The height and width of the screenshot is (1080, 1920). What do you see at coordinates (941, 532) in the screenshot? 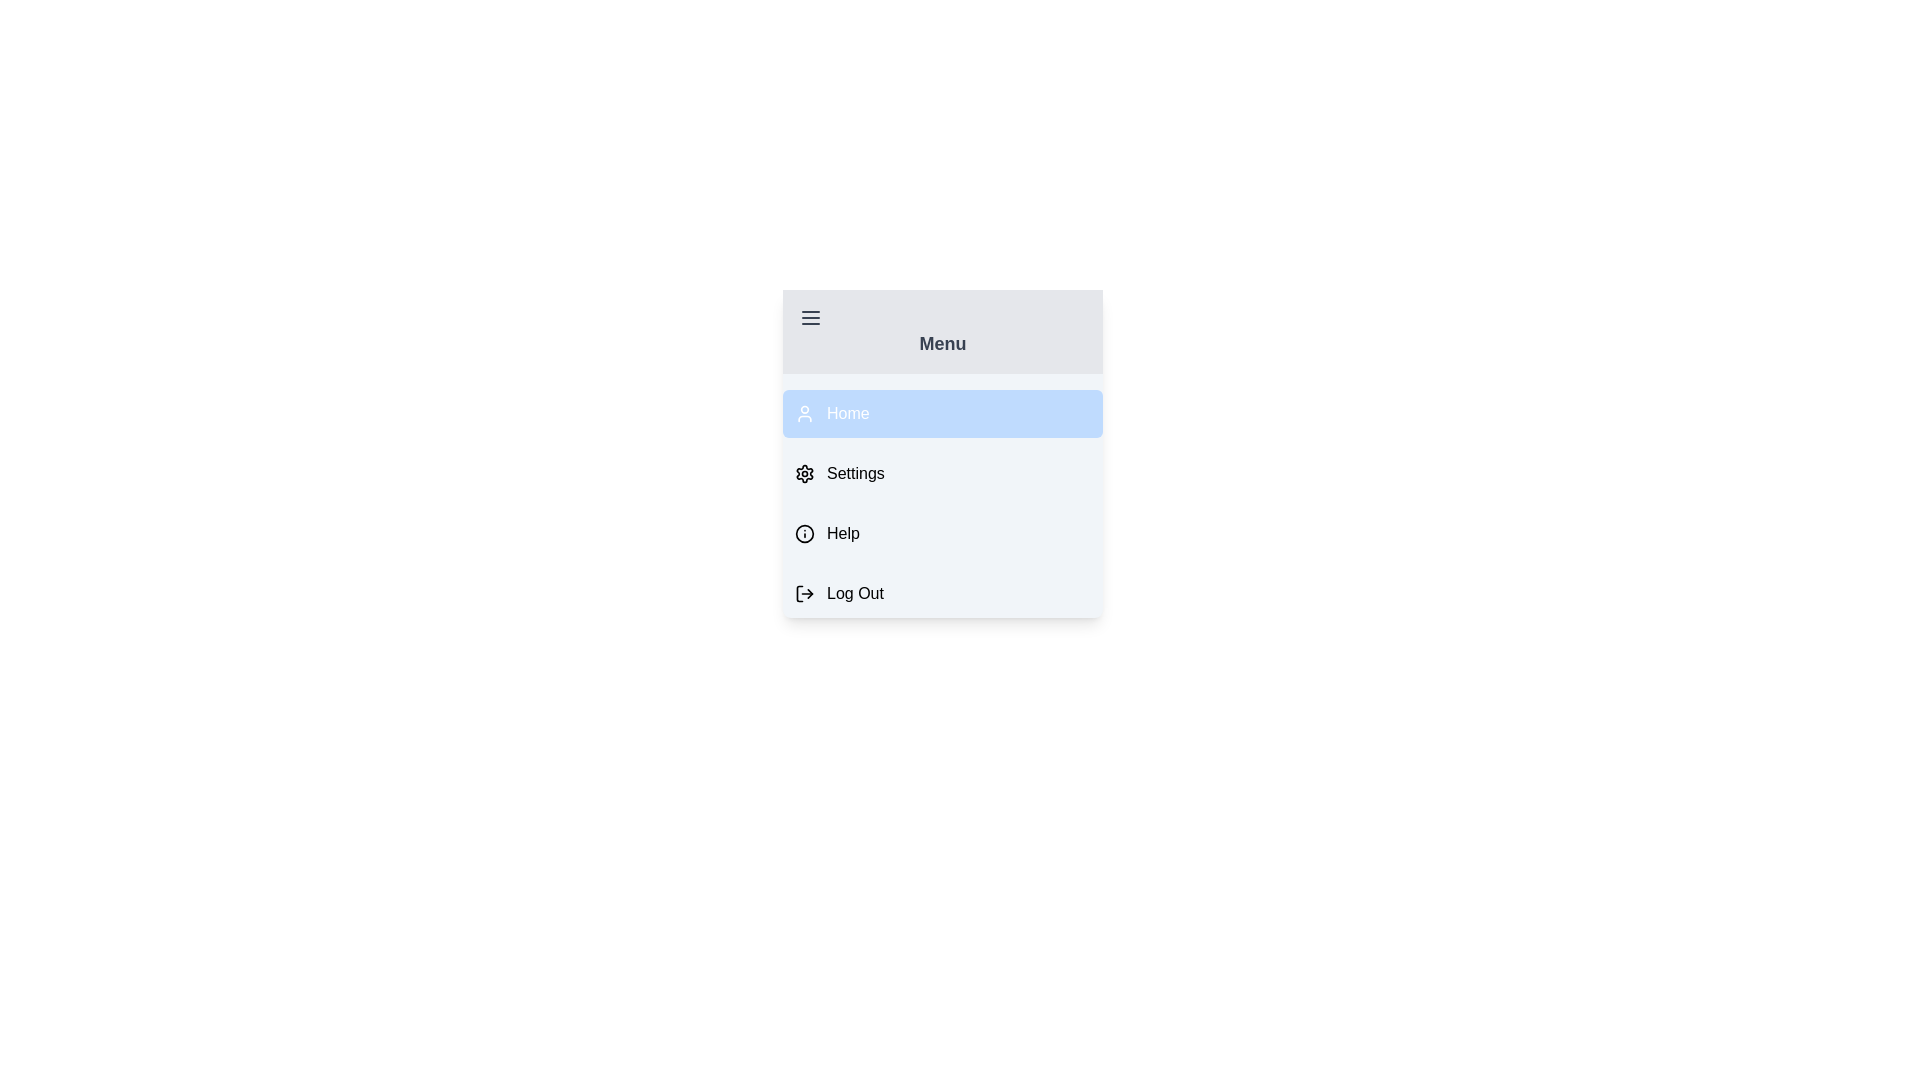
I see `the menu item labeled Help to observe style changes` at bounding box center [941, 532].